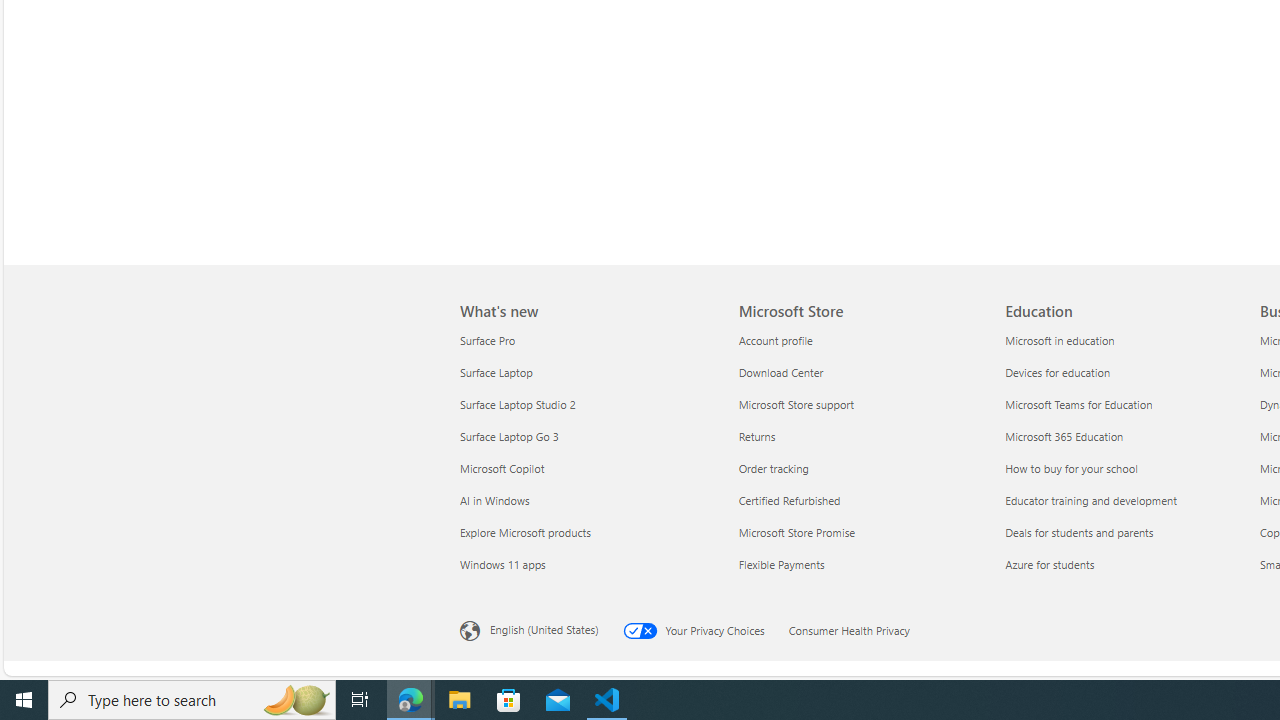 This screenshot has width=1280, height=720. I want to click on 'Deals for students and parents Education', so click(1078, 531).